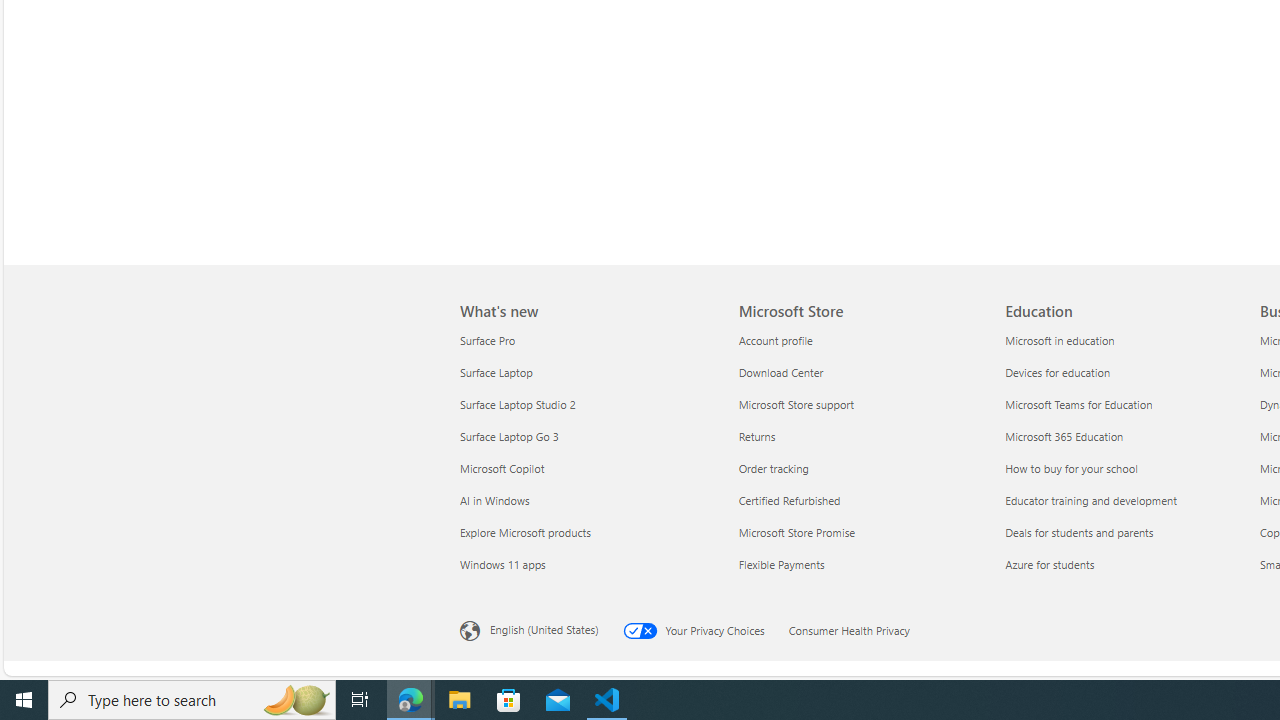 This screenshot has width=1280, height=720. I want to click on 'Deals for students and parents Education', so click(1078, 531).